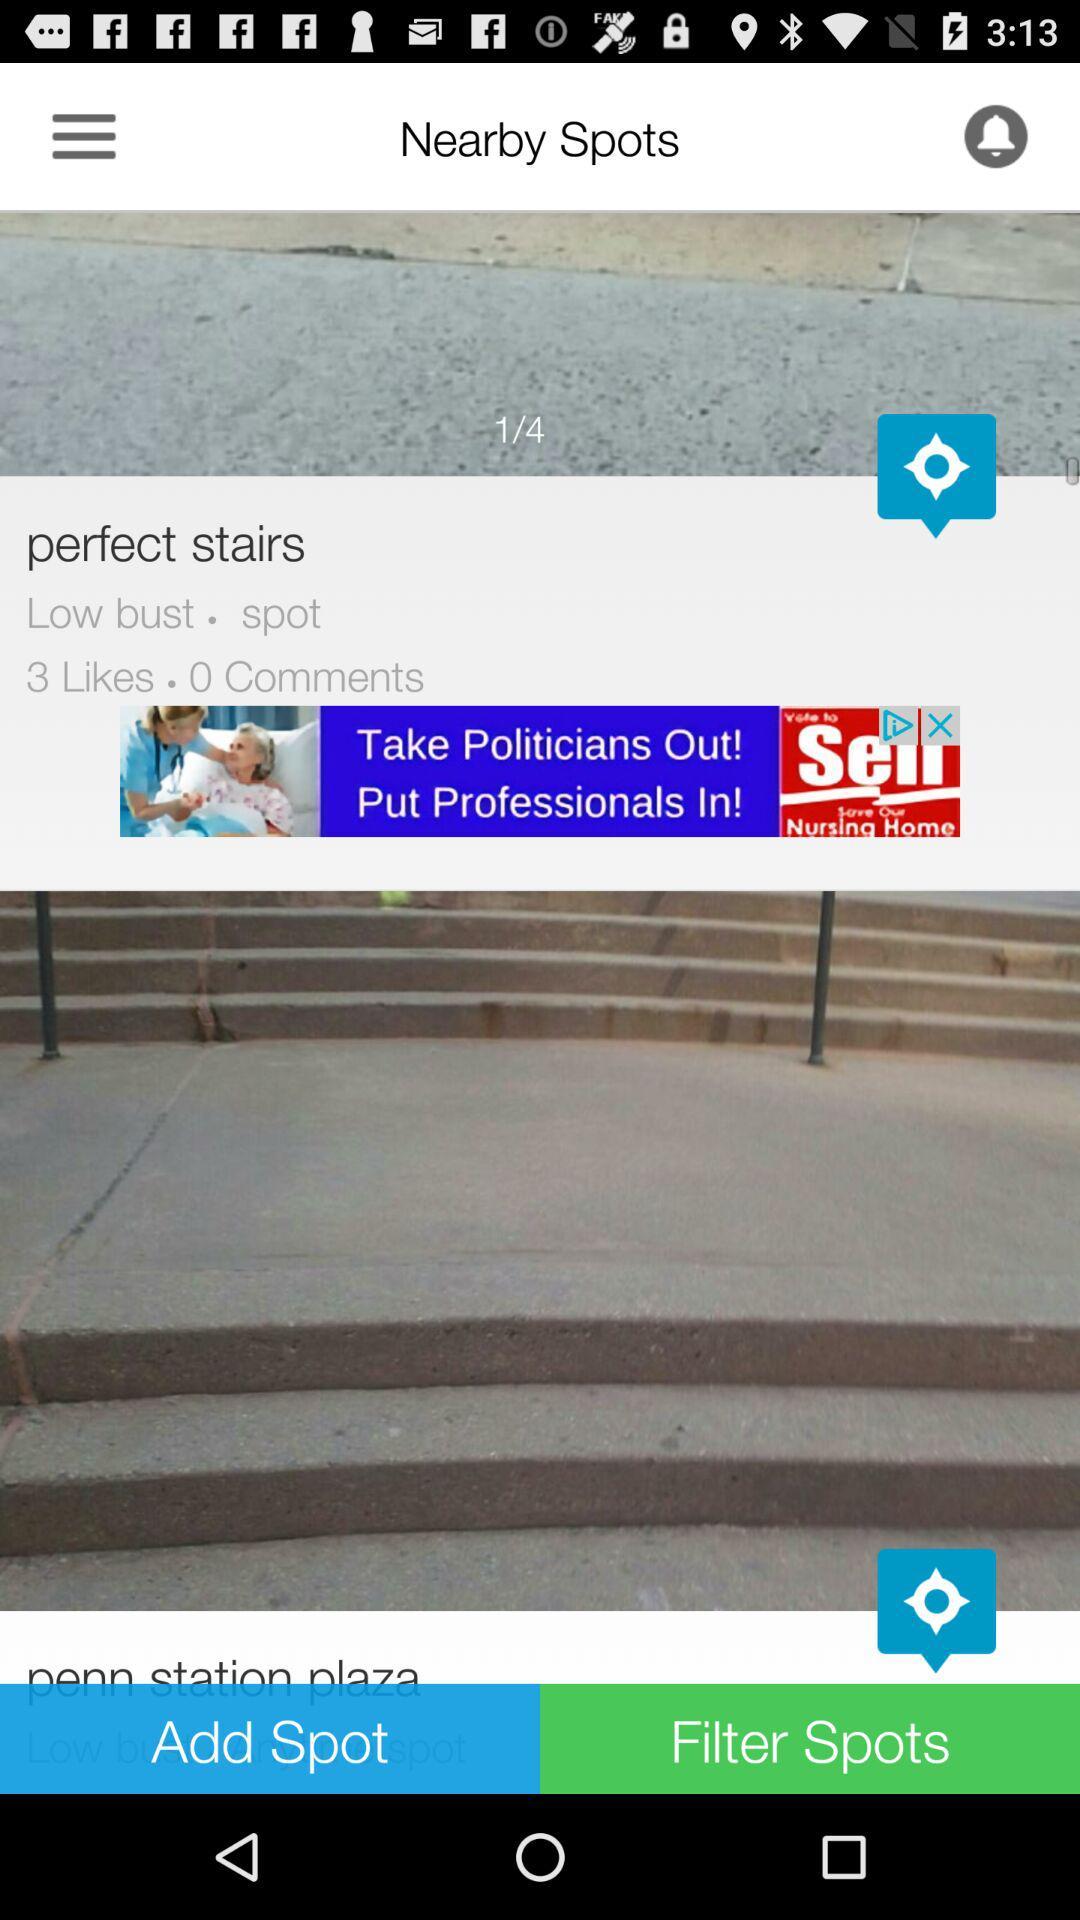 The width and height of the screenshot is (1080, 1920). Describe the element at coordinates (936, 1611) in the screenshot. I see `location` at that location.